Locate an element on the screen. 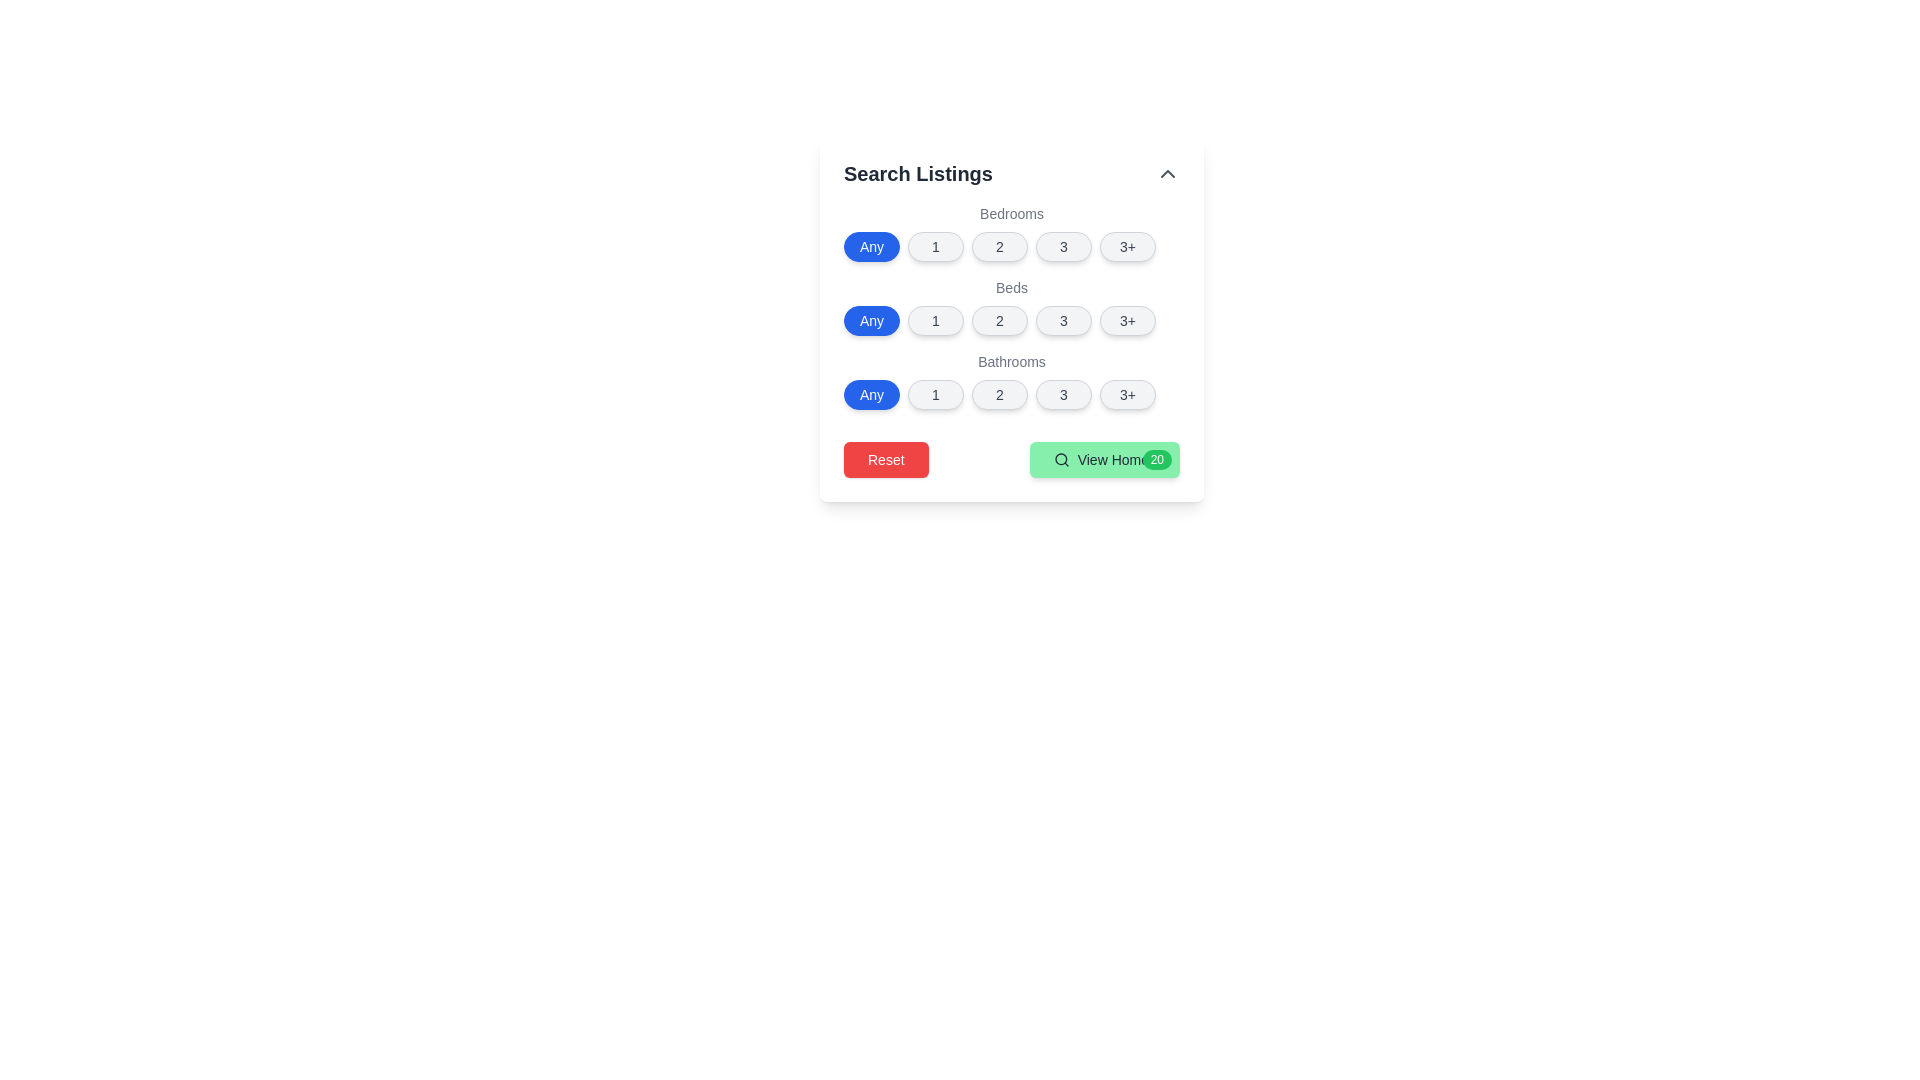 Image resolution: width=1920 pixels, height=1080 pixels. the button labeled '3' with a rounded rectangular shape and a light gray background located in the search filter interface under the 'Bathrooms' section is located at coordinates (1063, 394).